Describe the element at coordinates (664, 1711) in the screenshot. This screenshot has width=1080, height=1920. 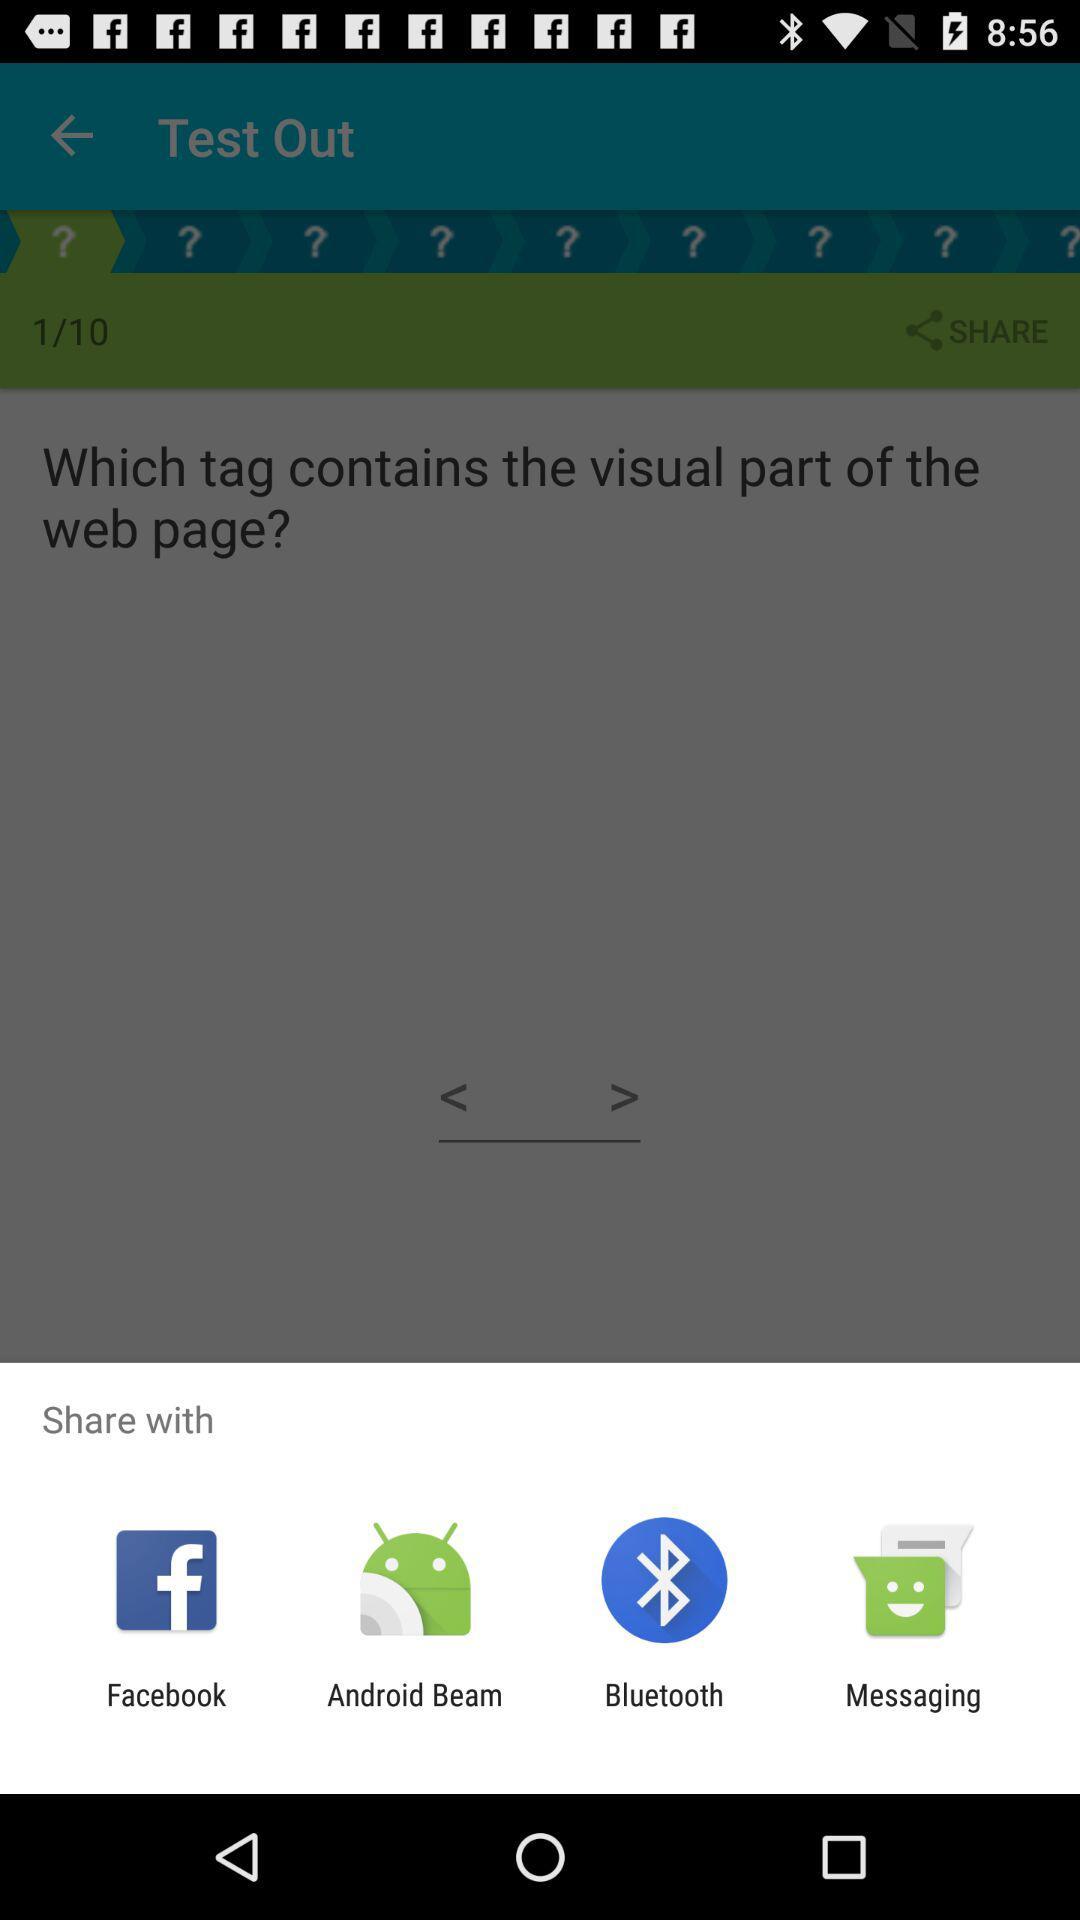
I see `the icon to the right of the android beam item` at that location.